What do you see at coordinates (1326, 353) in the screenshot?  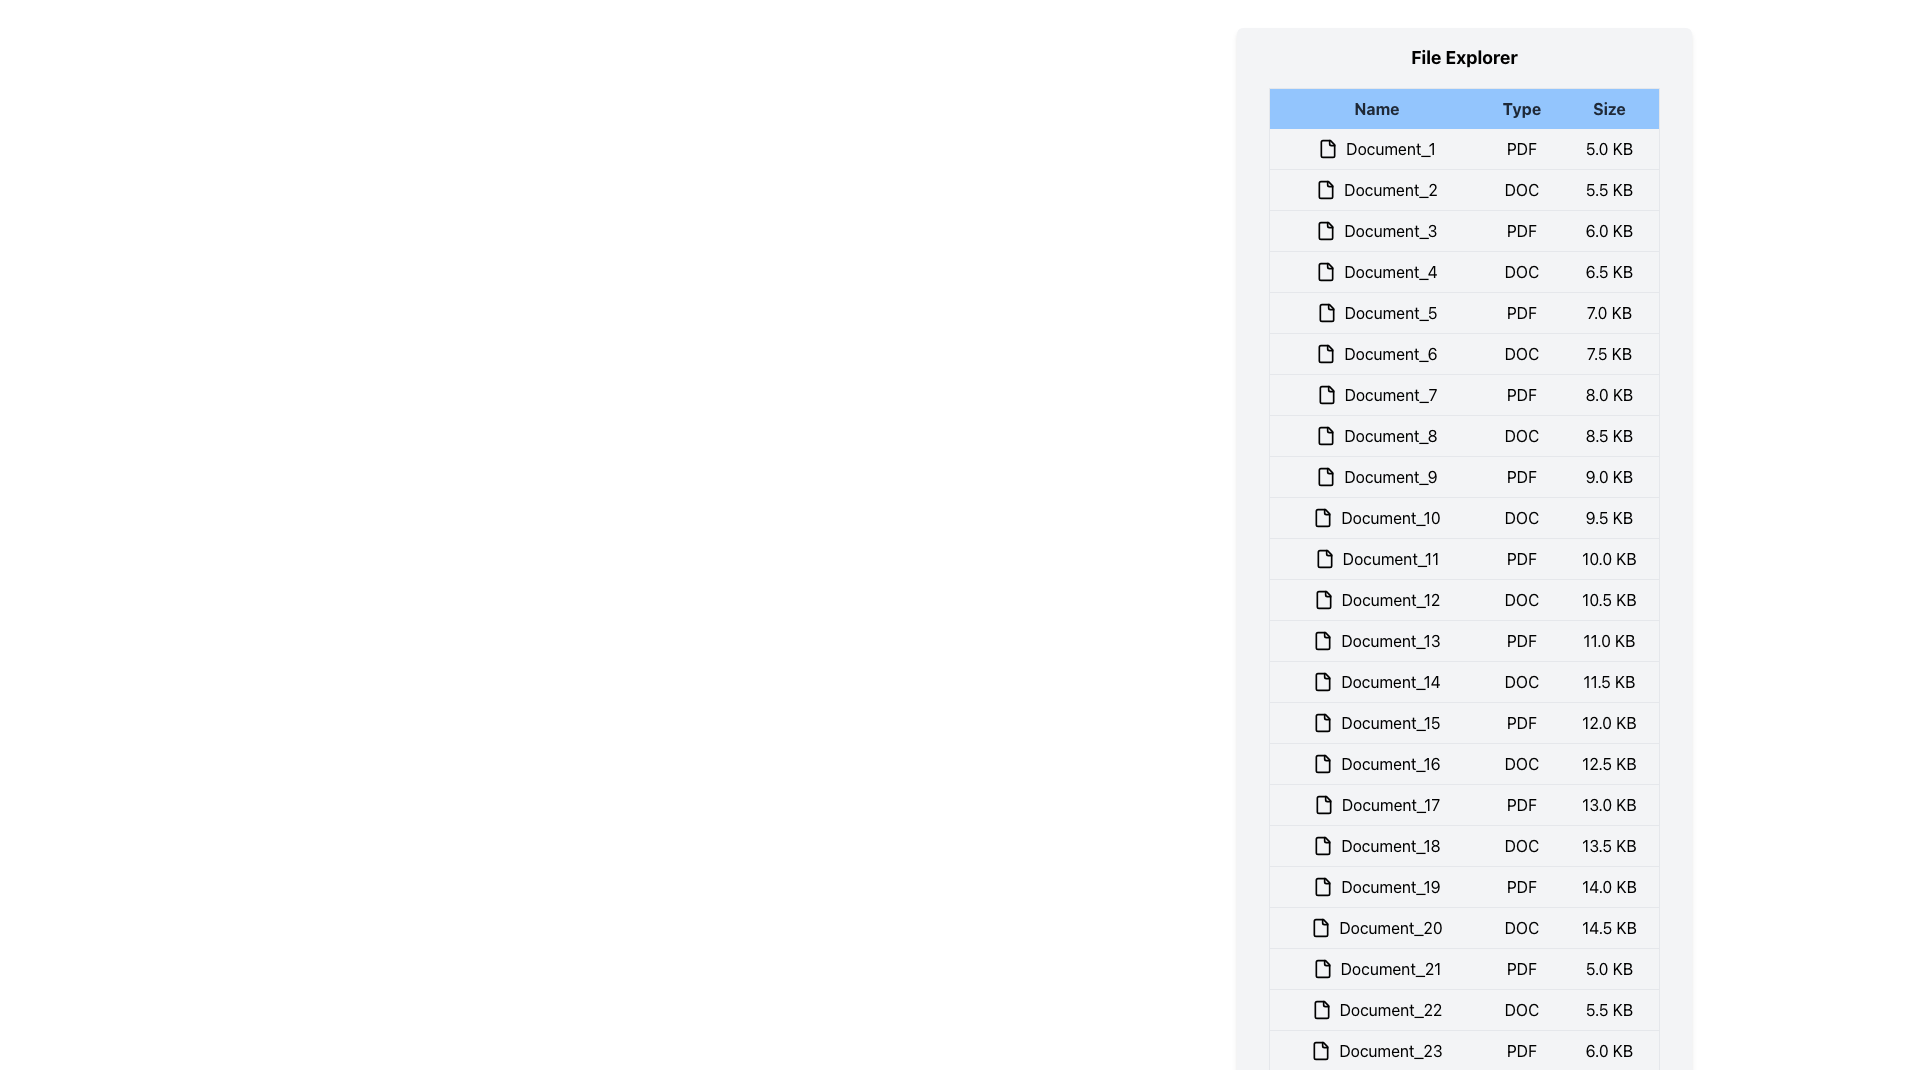 I see `the document icon in the sixth row of the 'File Explorer' that represents 'Document_6'` at bounding box center [1326, 353].